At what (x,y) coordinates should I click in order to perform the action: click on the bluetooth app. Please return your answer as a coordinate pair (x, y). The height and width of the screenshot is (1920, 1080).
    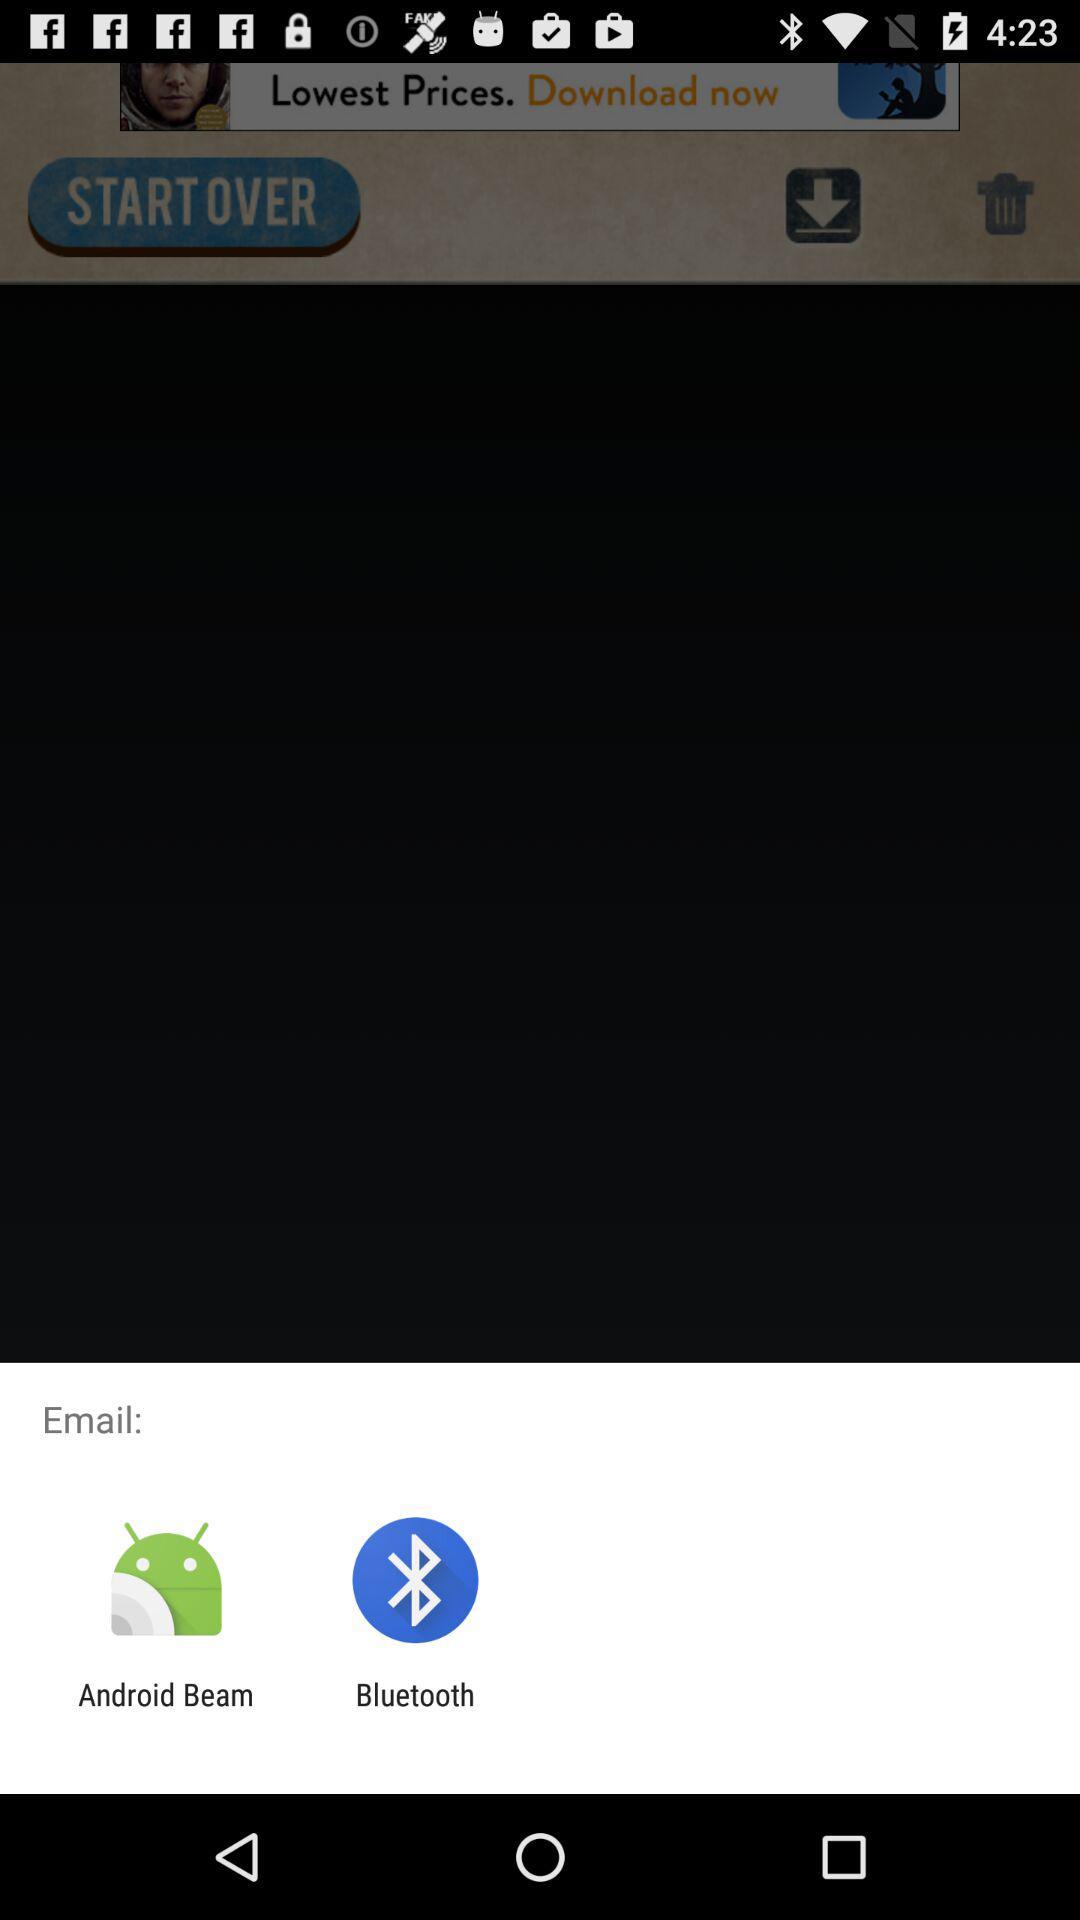
    Looking at the image, I should click on (414, 1711).